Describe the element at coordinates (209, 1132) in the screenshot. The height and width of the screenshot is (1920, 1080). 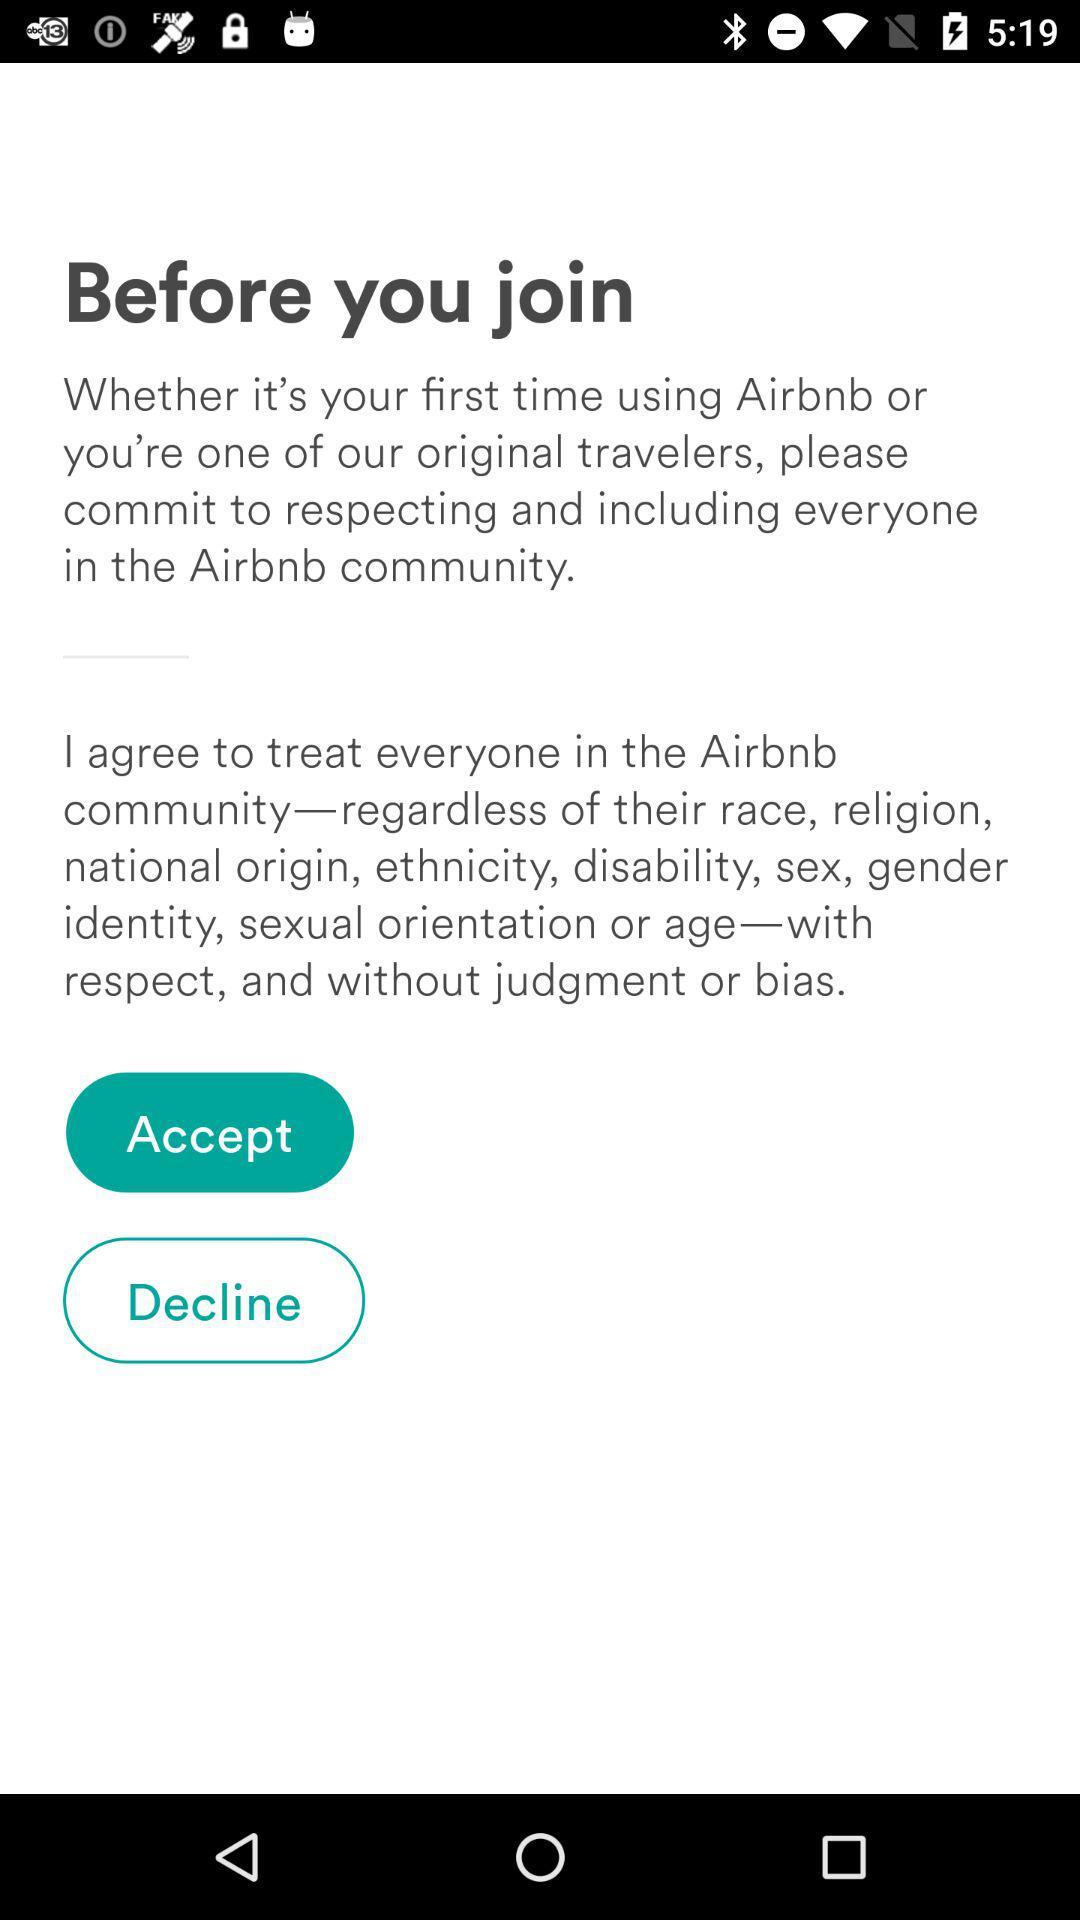
I see `the item above the decline icon` at that location.